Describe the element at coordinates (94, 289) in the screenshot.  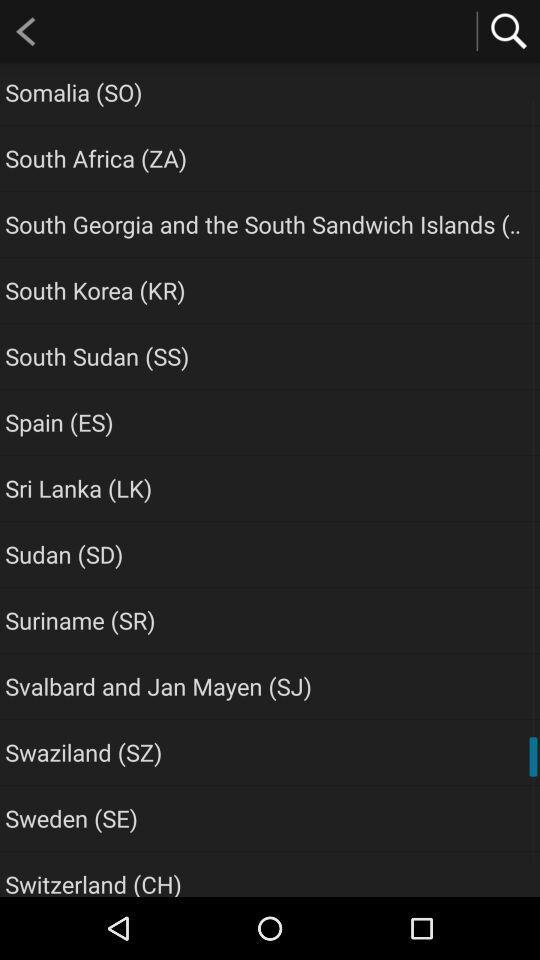
I see `the app above south sudan (ss) item` at that location.